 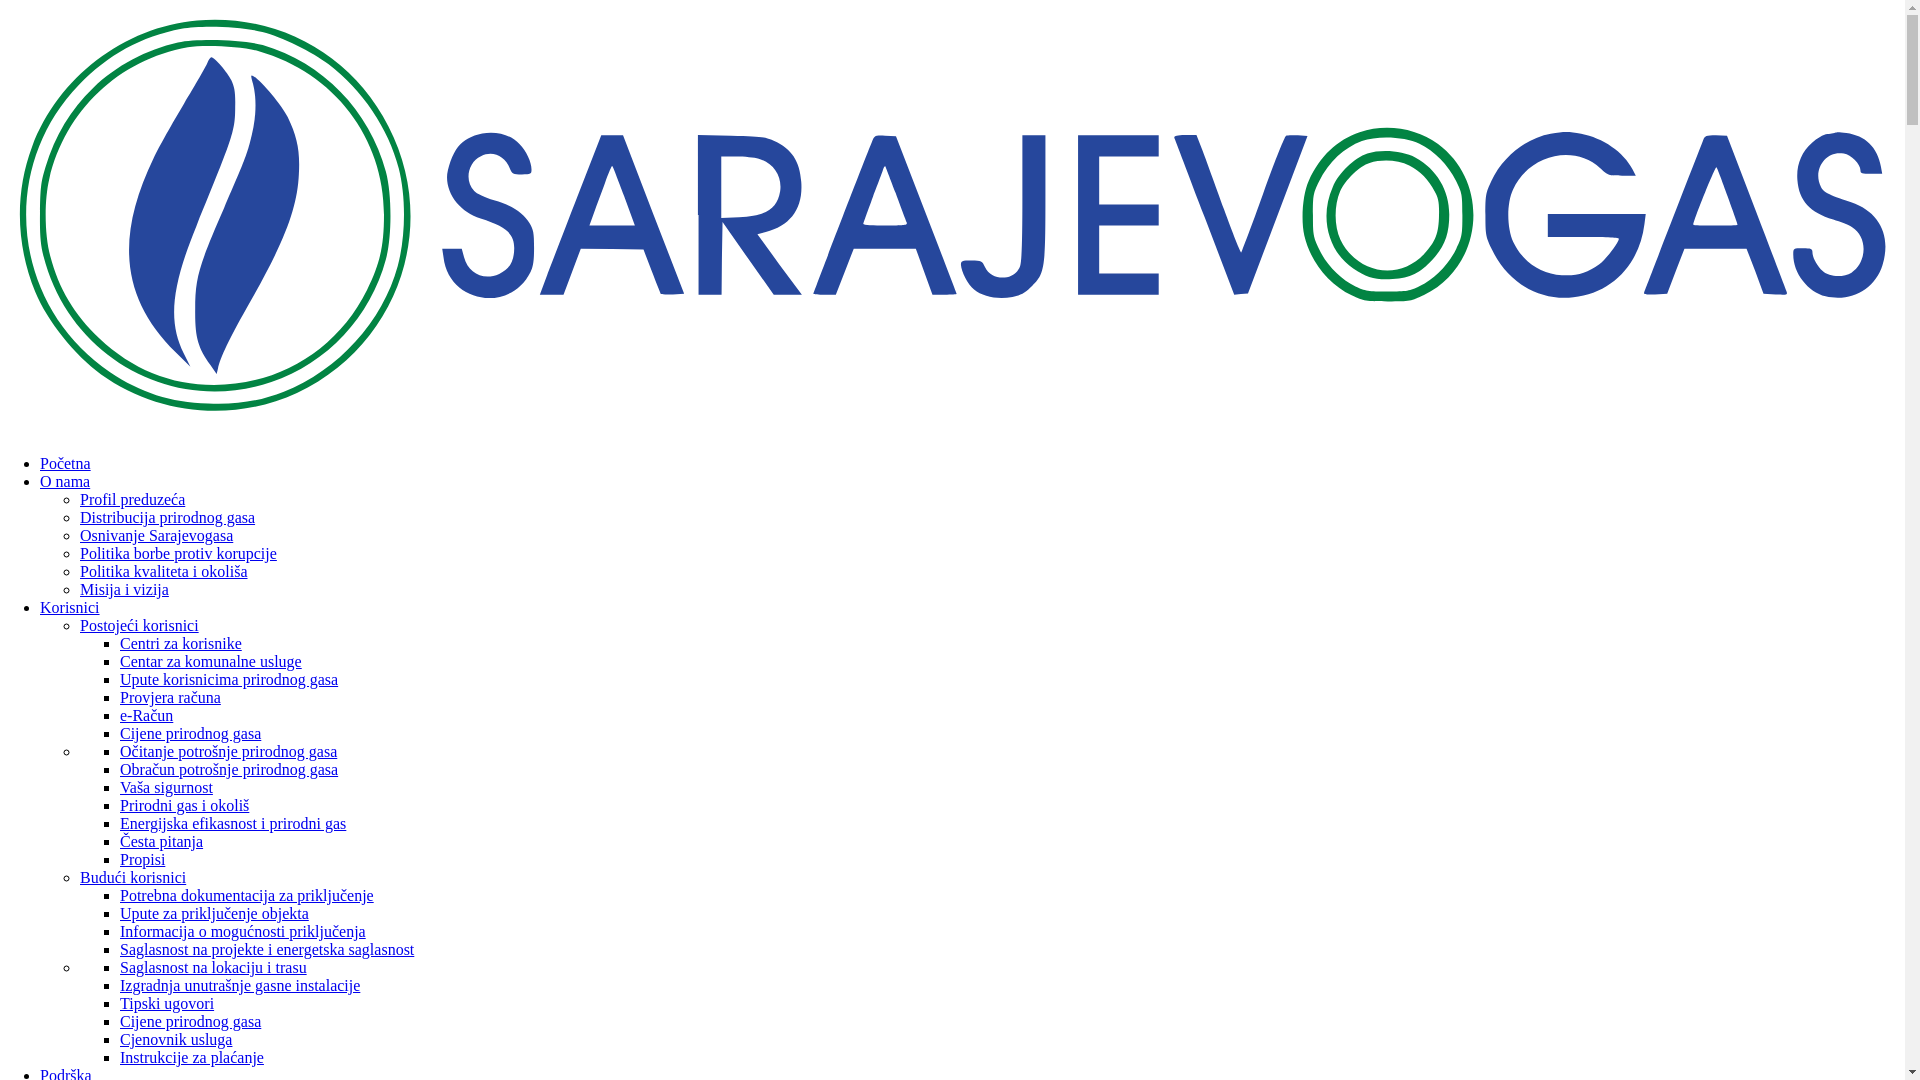 I want to click on 'Distribucija prirodnog gasa', so click(x=167, y=516).